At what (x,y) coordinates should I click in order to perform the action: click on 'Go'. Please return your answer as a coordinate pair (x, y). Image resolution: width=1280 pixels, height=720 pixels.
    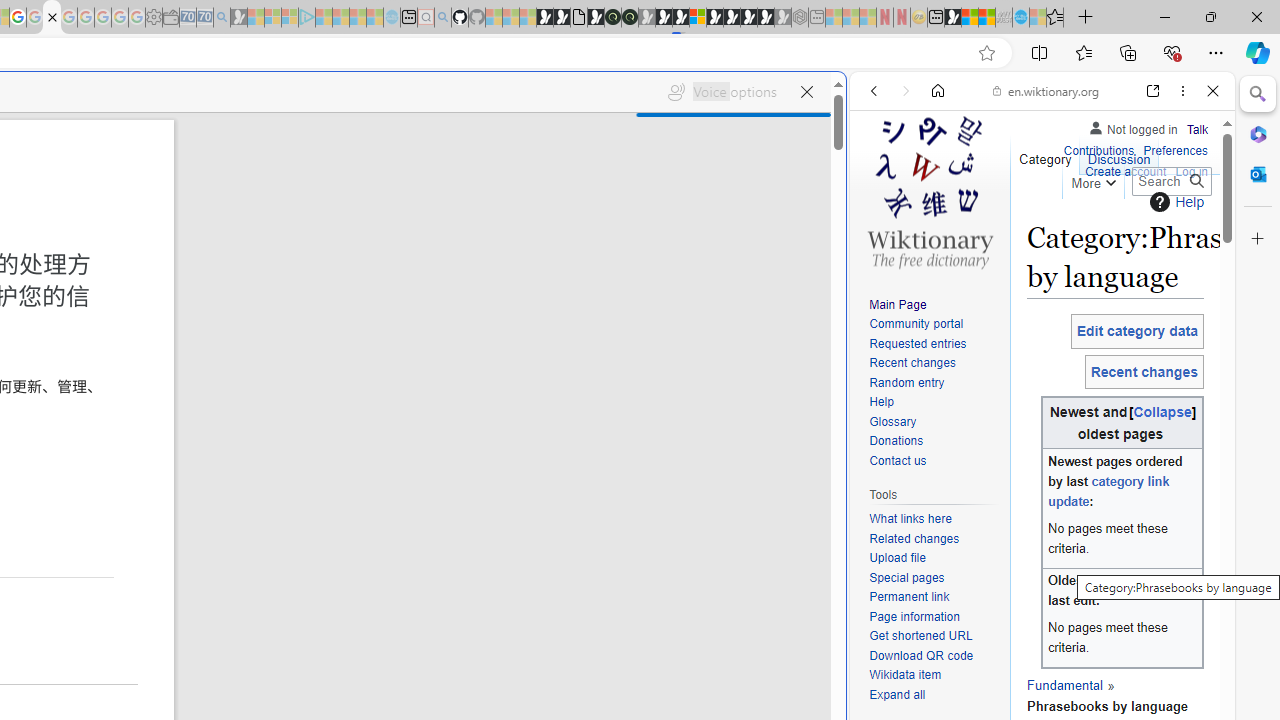
    Looking at the image, I should click on (1196, 181).